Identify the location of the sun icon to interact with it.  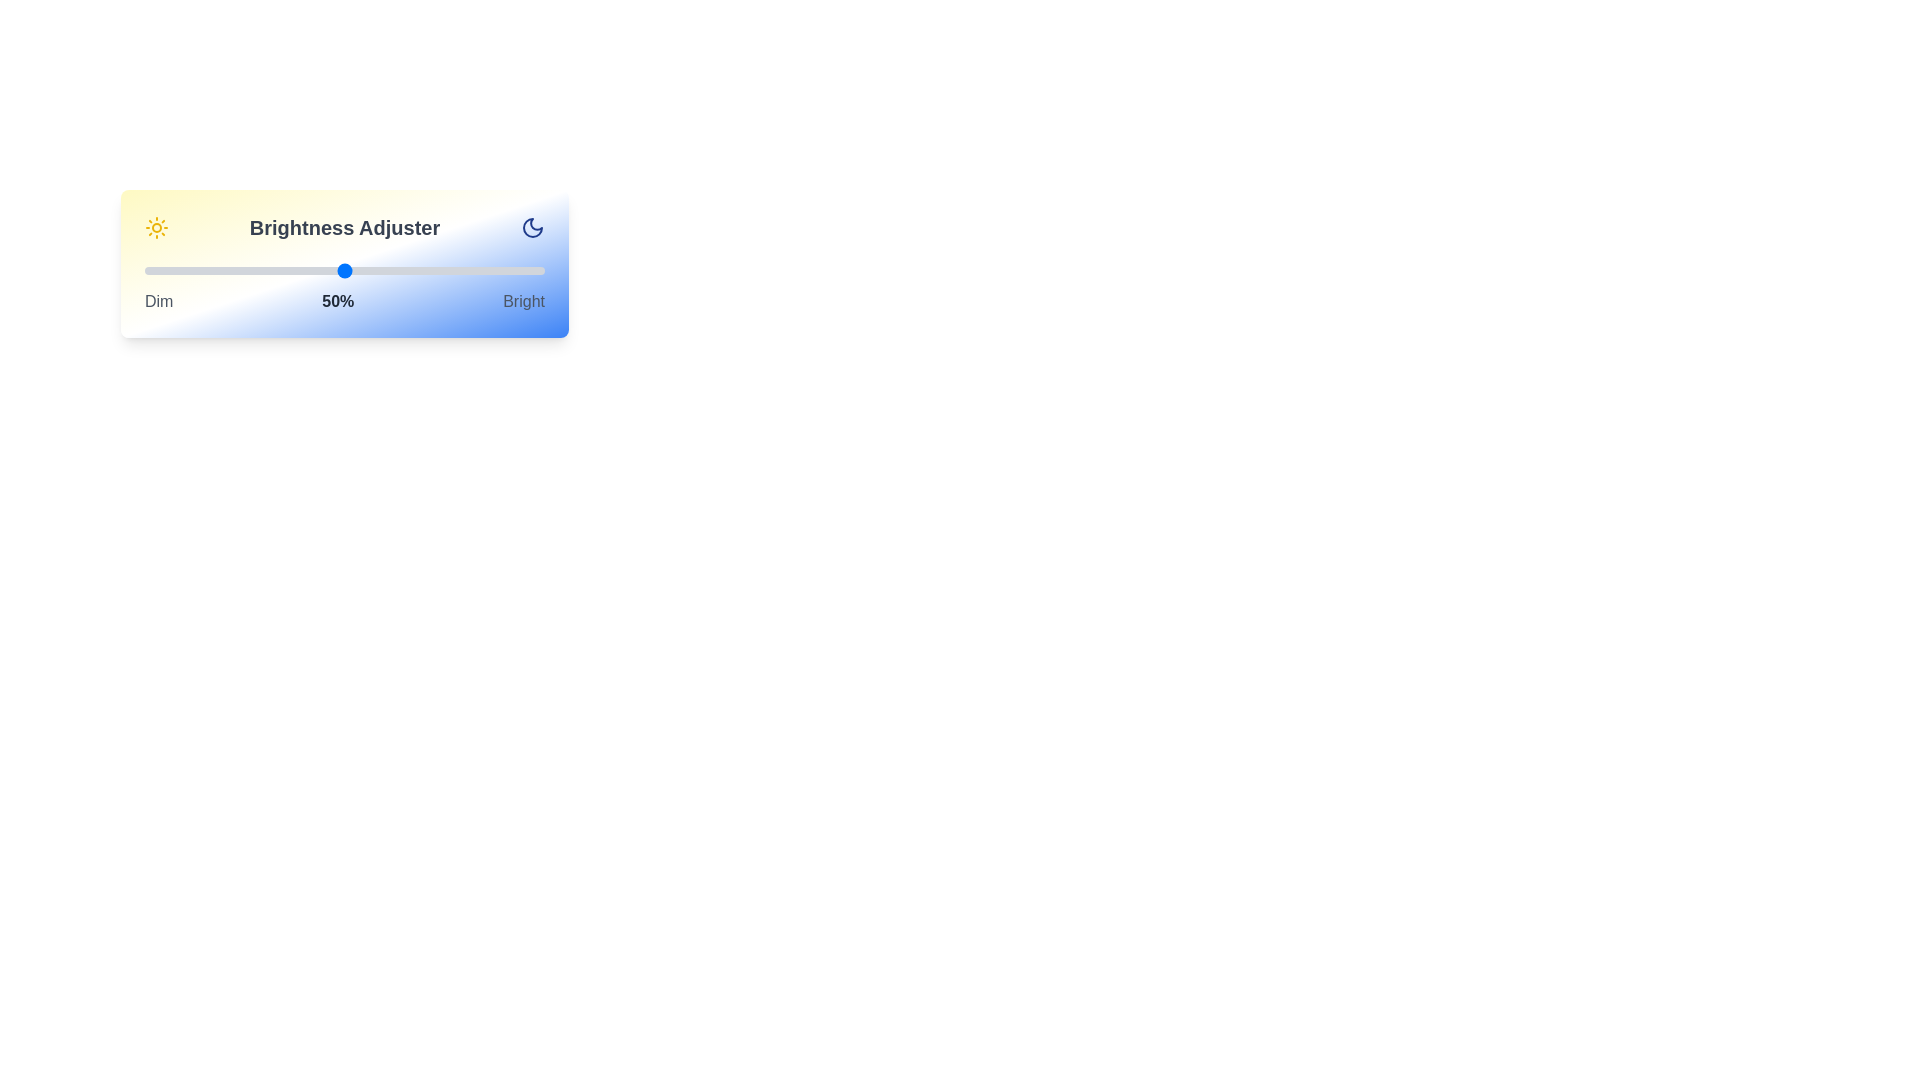
(156, 226).